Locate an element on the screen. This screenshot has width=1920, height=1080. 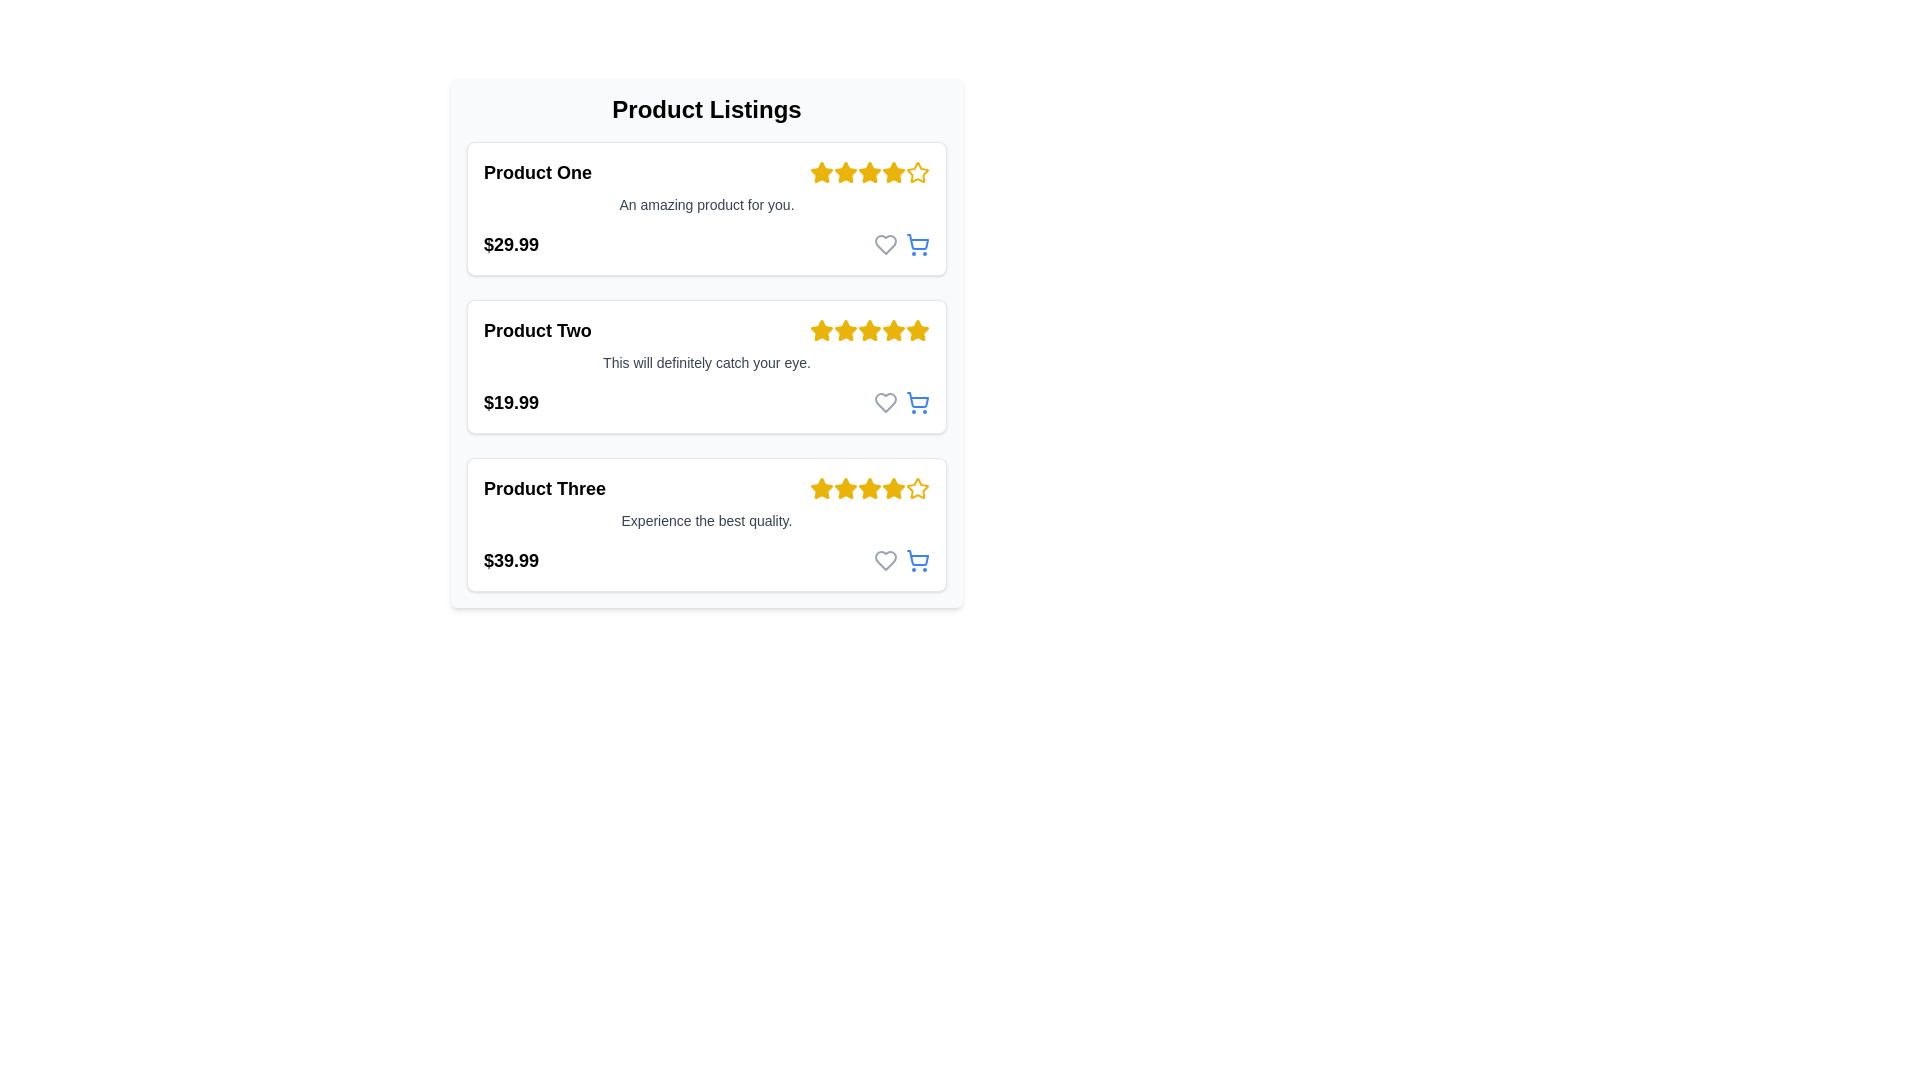
the fifth golden star icon in the rating component for 'Product Three' to provide visual feedback is located at coordinates (869, 489).